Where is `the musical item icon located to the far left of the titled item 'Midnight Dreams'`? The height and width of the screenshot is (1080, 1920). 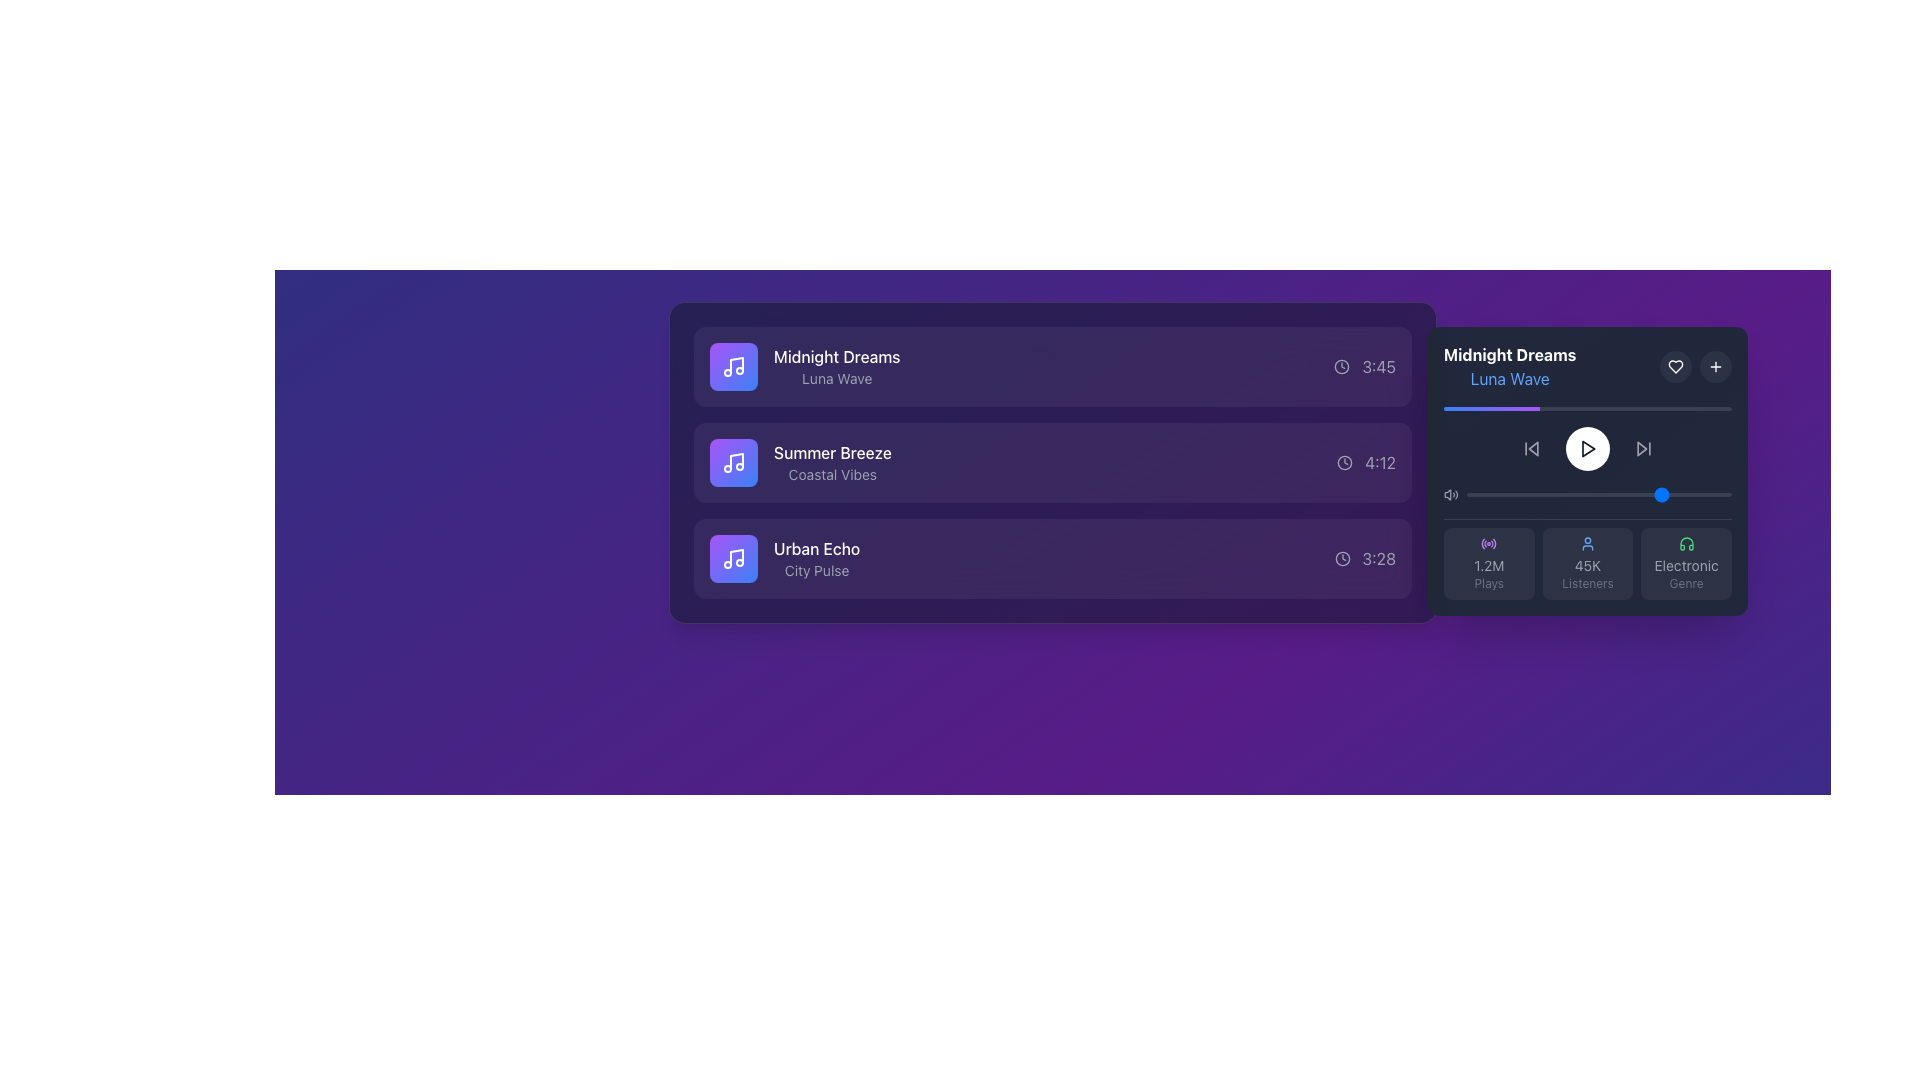
the musical item icon located to the far left of the titled item 'Midnight Dreams' is located at coordinates (733, 462).